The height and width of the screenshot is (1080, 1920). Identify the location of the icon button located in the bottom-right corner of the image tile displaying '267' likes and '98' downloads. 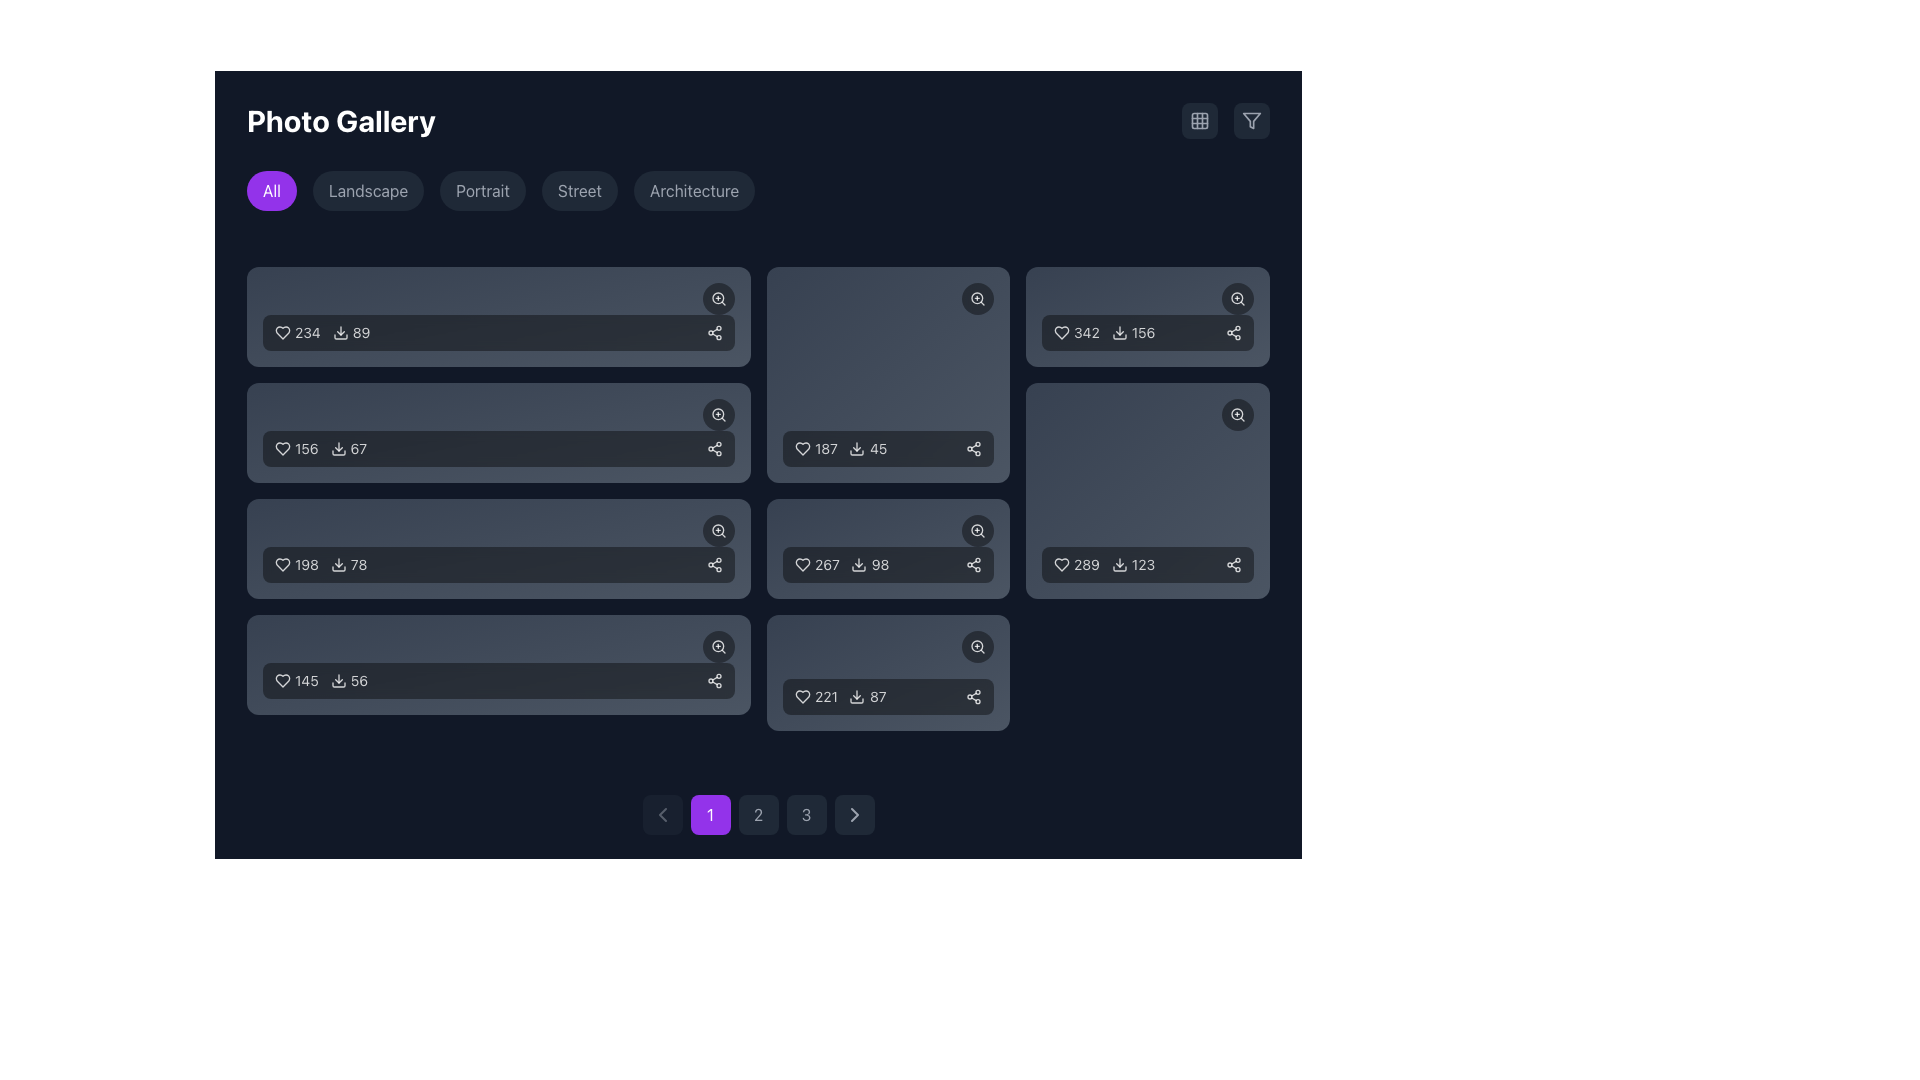
(978, 530).